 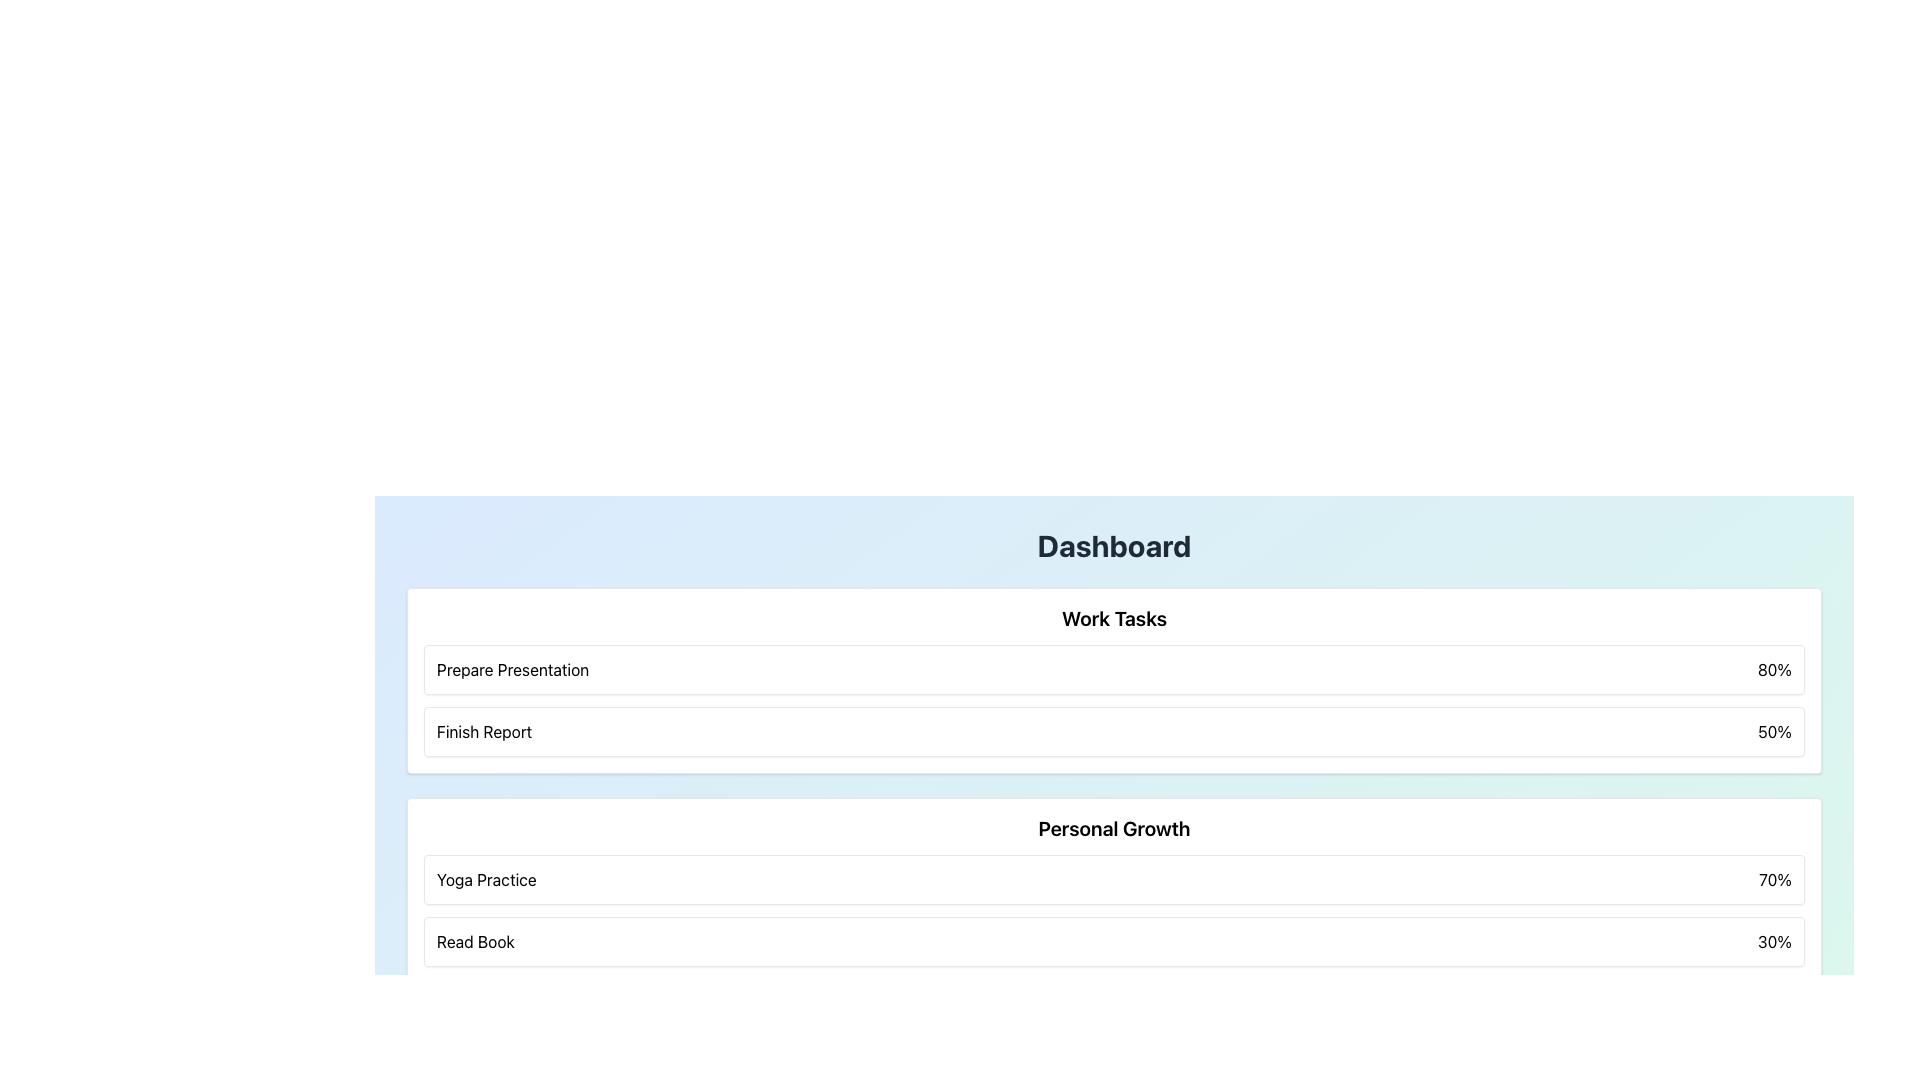 What do you see at coordinates (484, 732) in the screenshot?
I see `the Text Label in the 'Work Tasks' section of the dashboard that summarizes the task 'Prepare Presentation' and is positioned beside '50%'` at bounding box center [484, 732].